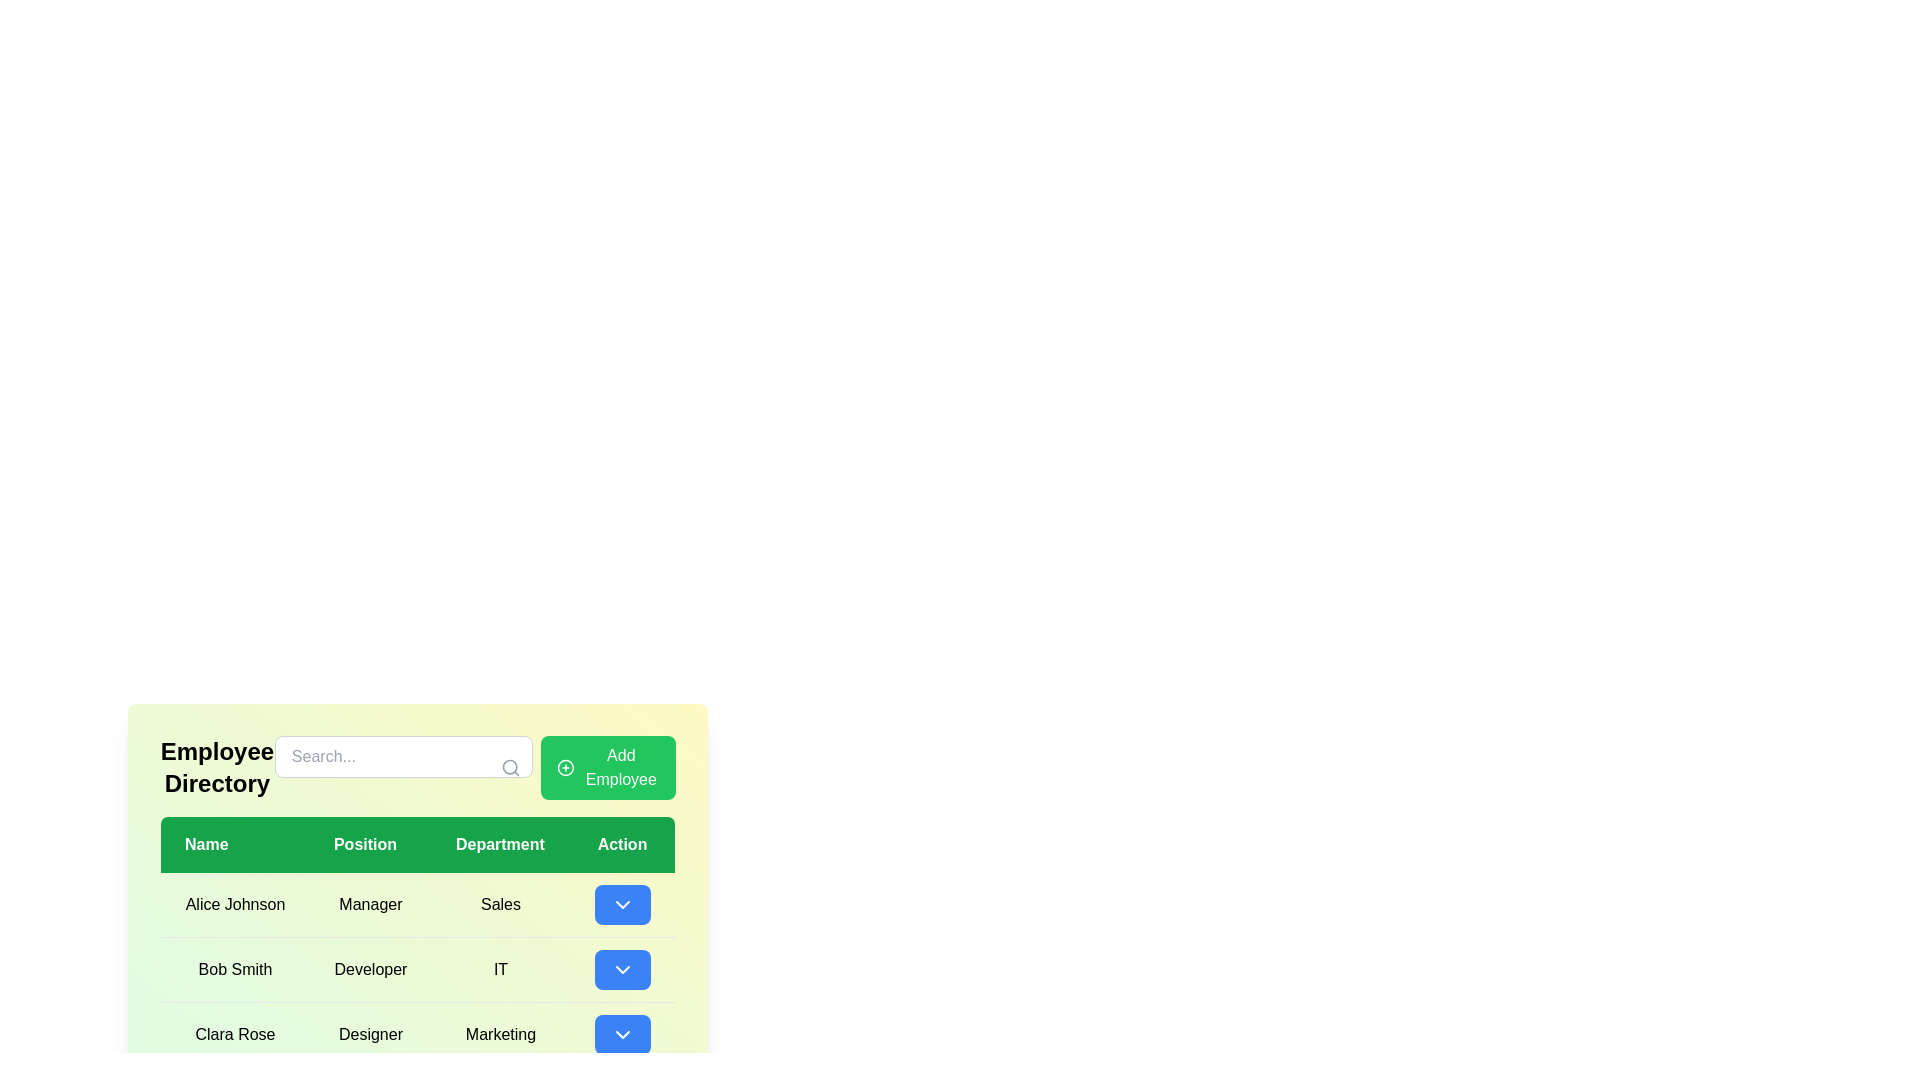 The height and width of the screenshot is (1080, 1920). Describe the element at coordinates (509, 766) in the screenshot. I see `the circular SVG graphic that is part of the search icon, located to the right of the 'Search...' input field` at that location.